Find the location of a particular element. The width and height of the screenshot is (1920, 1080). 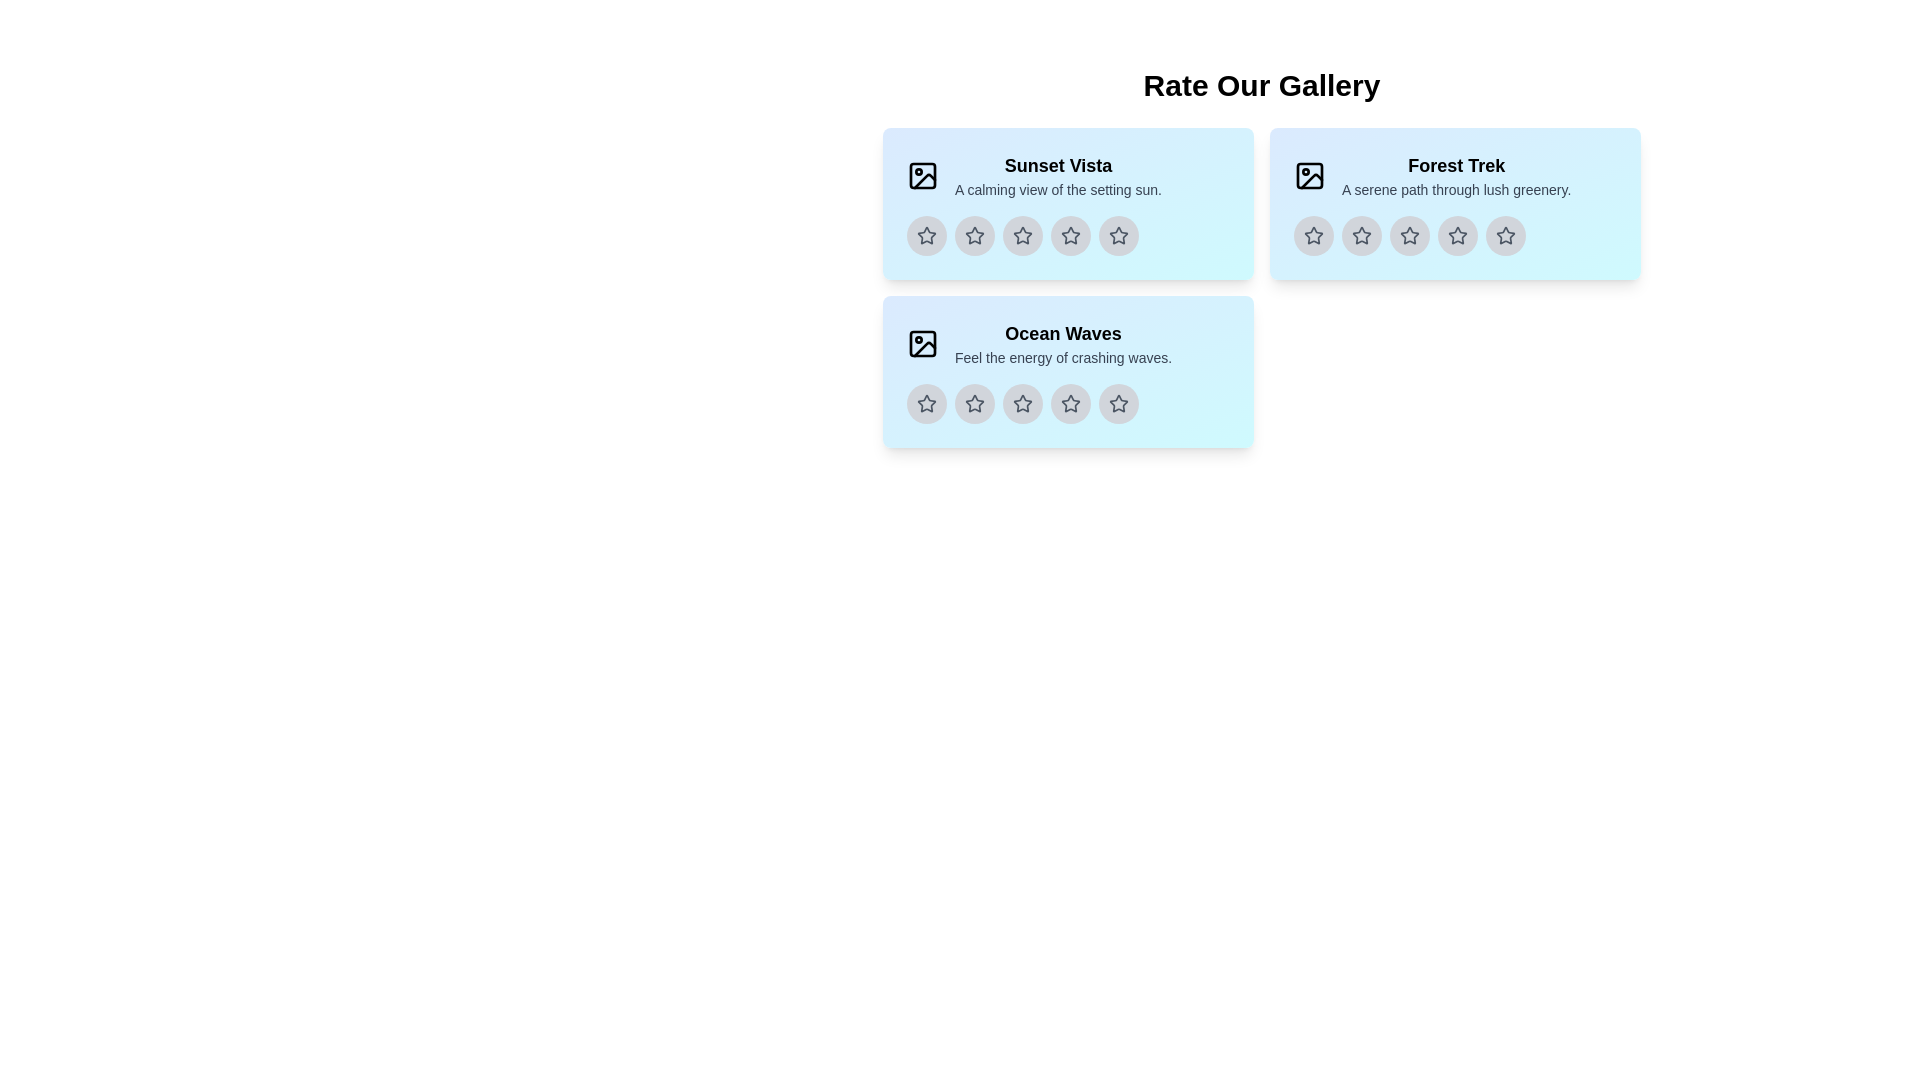

the third star button in the 'Forest Trek' rating row, which is a circular button with a star icon is located at coordinates (1409, 234).